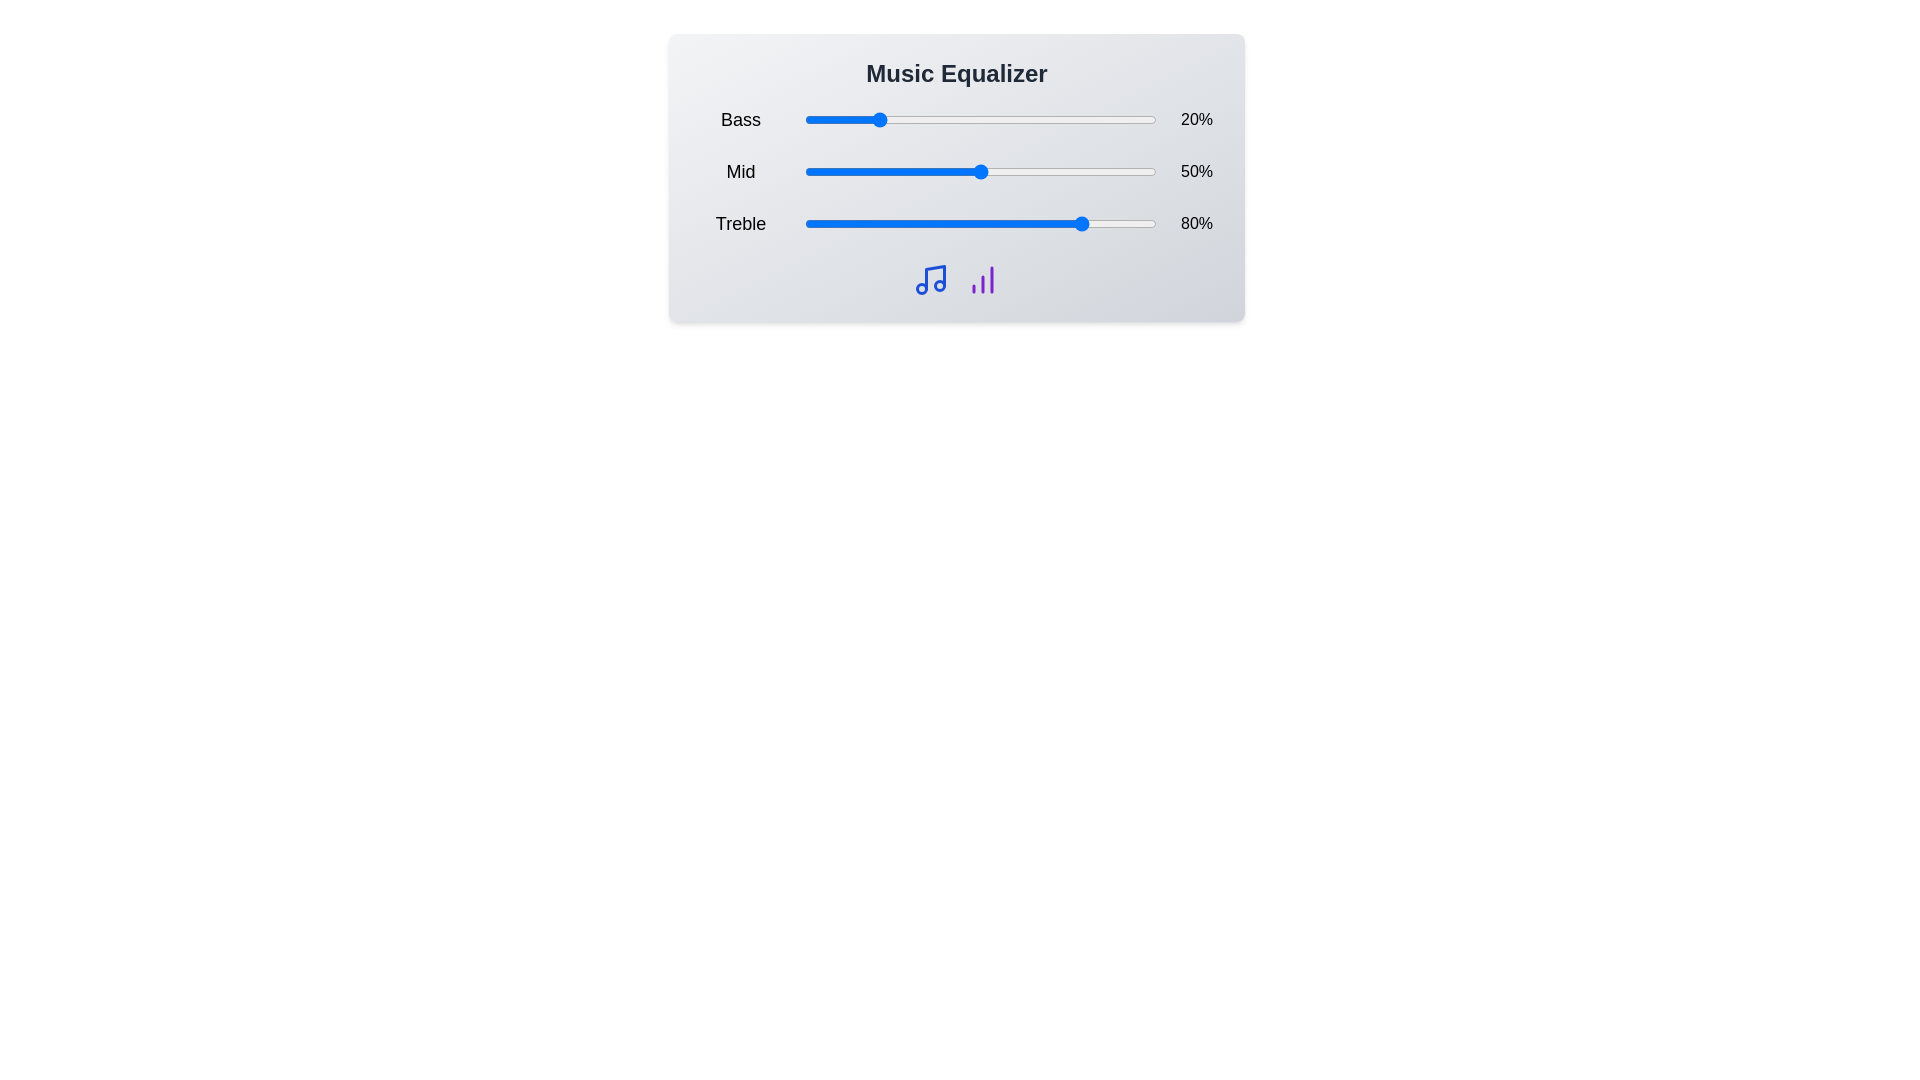 This screenshot has height=1080, width=1920. I want to click on the bar chart icon to interact with the chart-related feature, so click(983, 280).